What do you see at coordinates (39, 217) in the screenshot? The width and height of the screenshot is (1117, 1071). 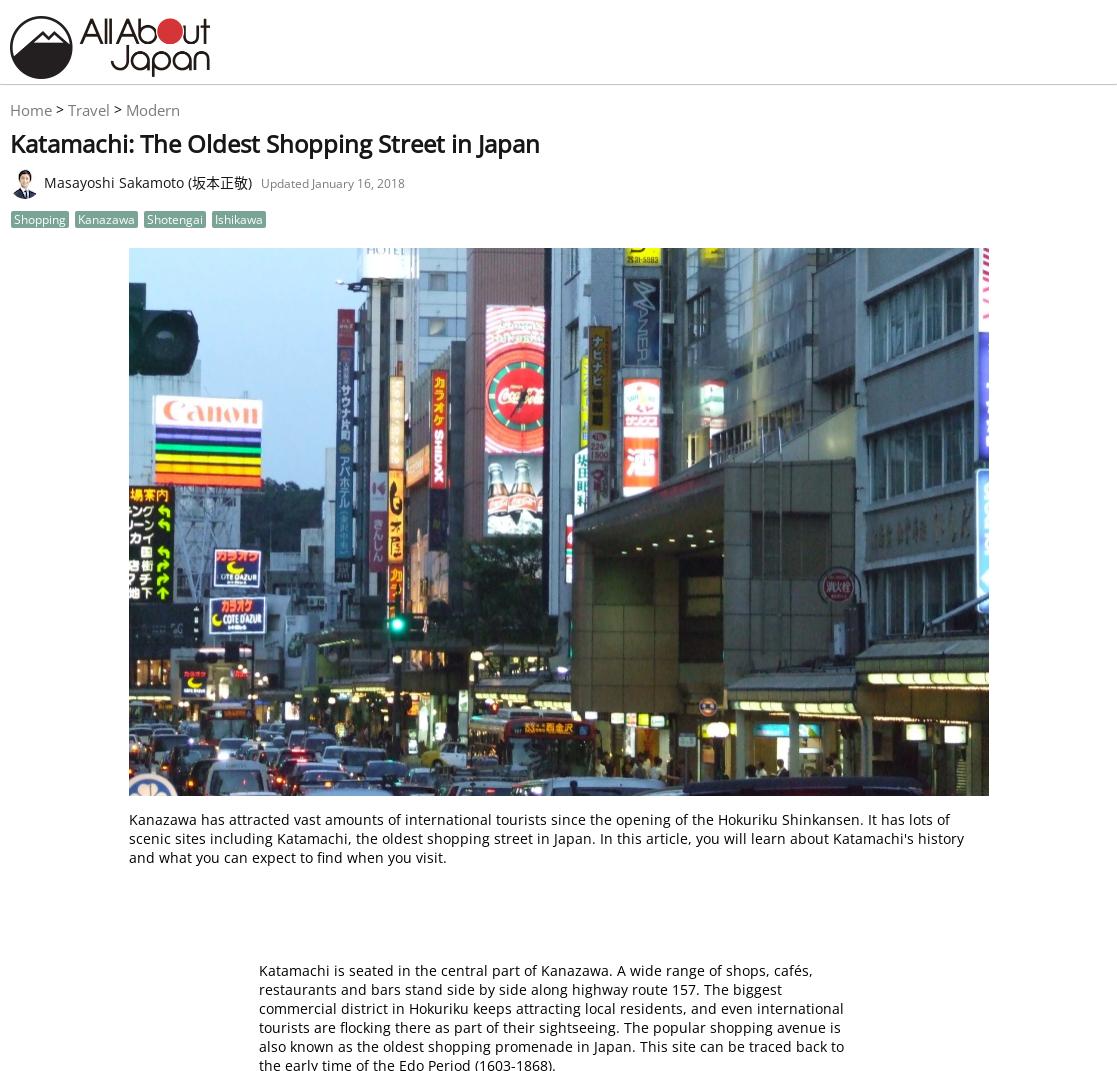 I see `'Shopping'` at bounding box center [39, 217].